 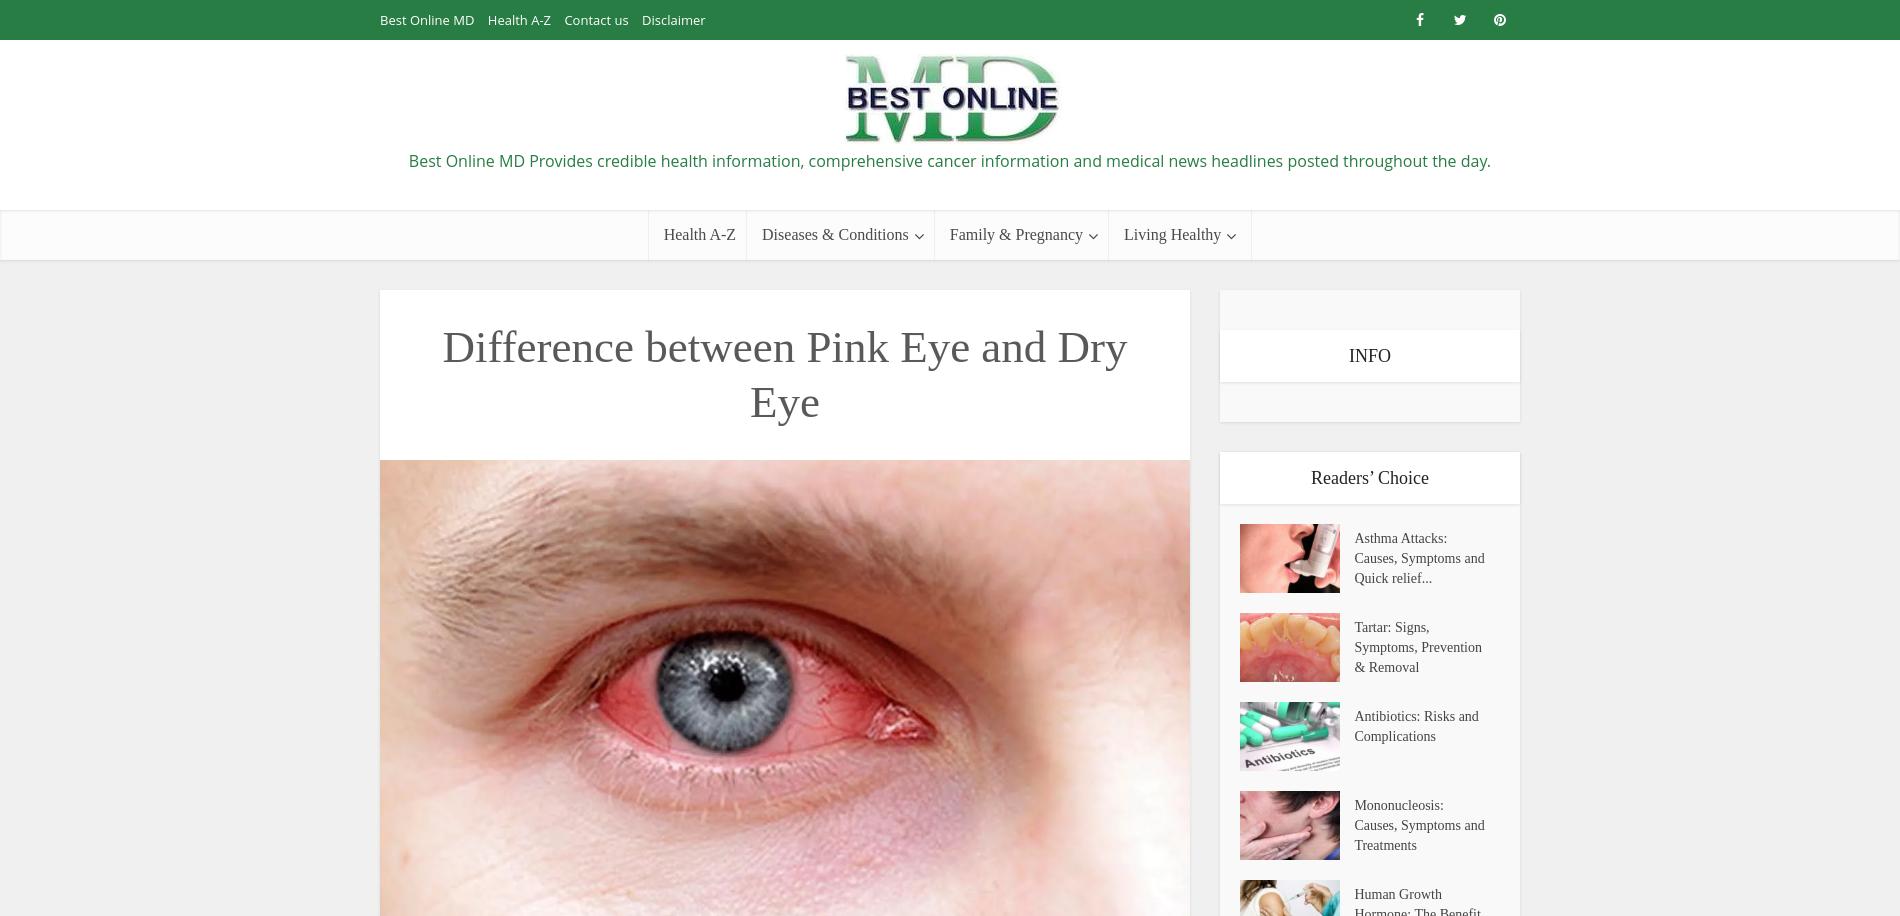 What do you see at coordinates (1168, 590) in the screenshot?
I see `'Women’s Health'` at bounding box center [1168, 590].